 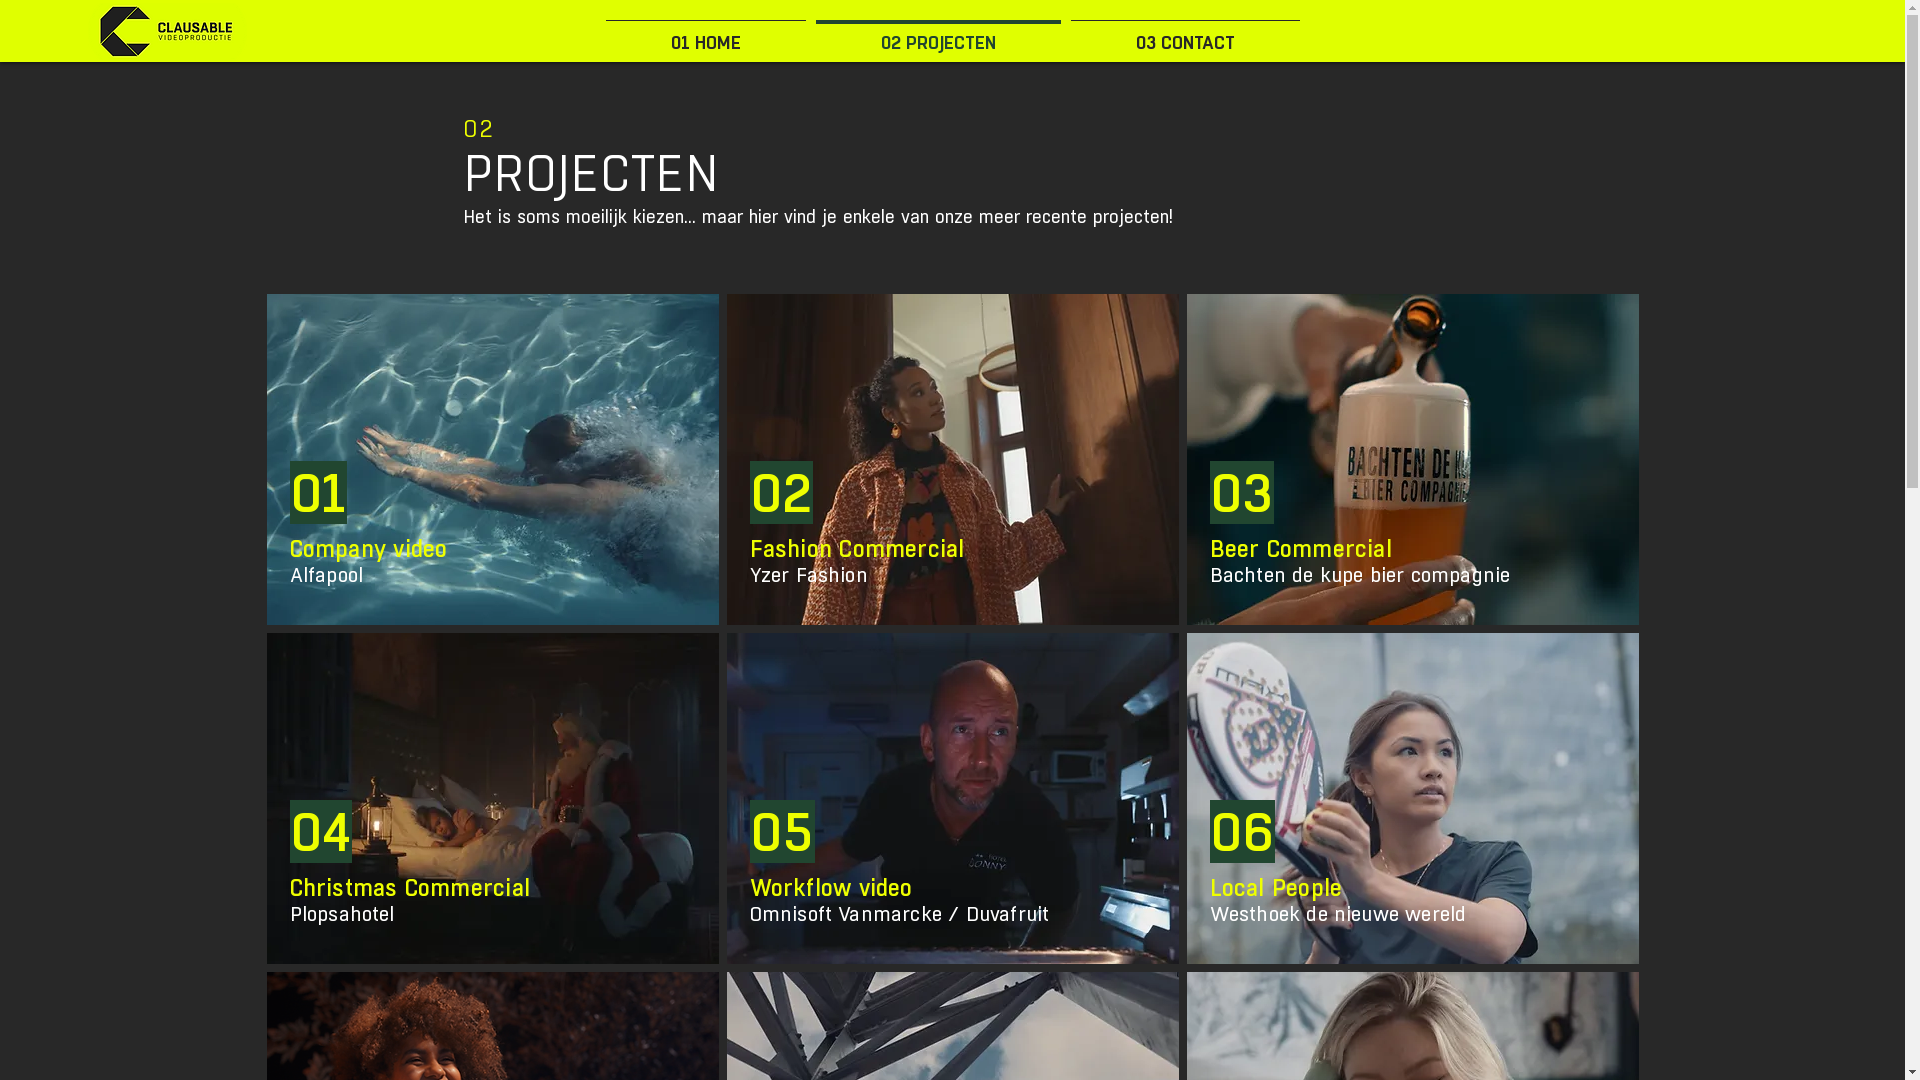 What do you see at coordinates (857, 548) in the screenshot?
I see `'Fashion Commercial'` at bounding box center [857, 548].